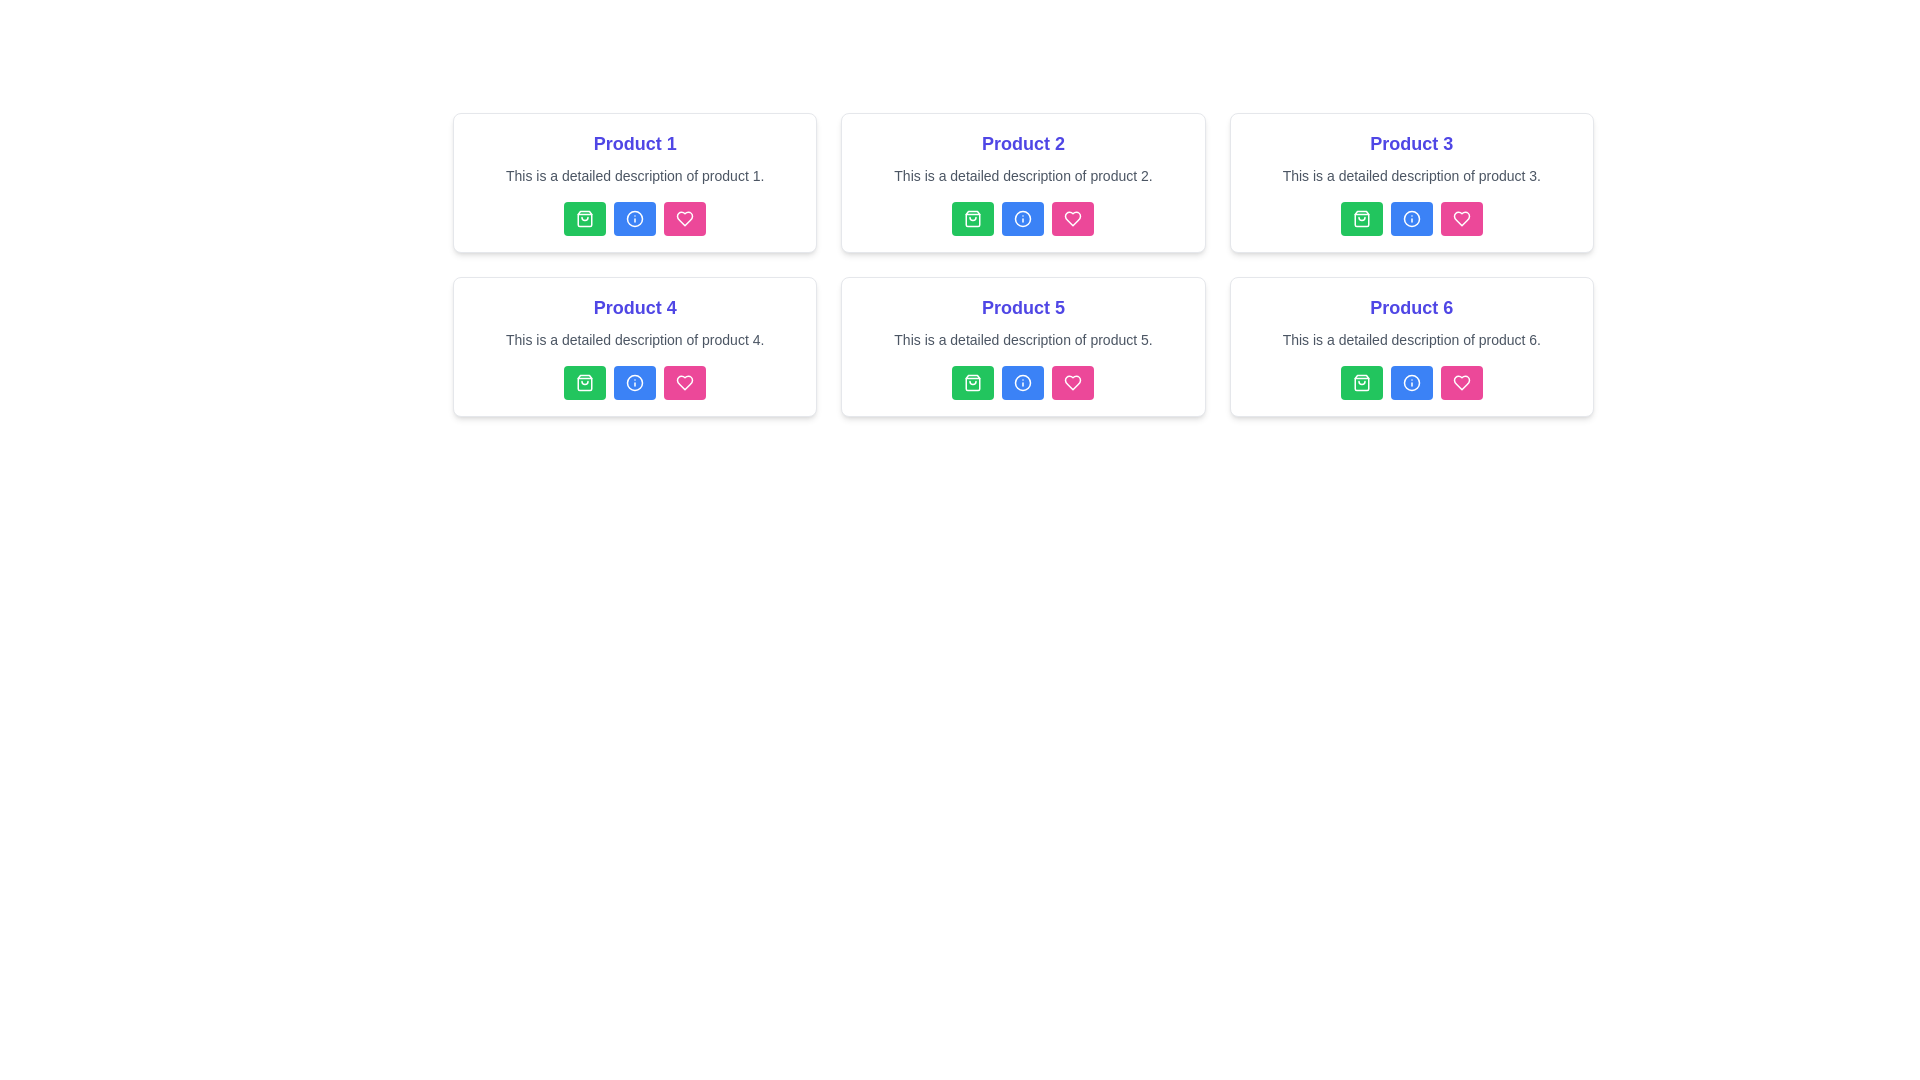 This screenshot has width=1920, height=1080. I want to click on the third button from the left in the row below 'Product 4' to change its appearance, so click(685, 382).